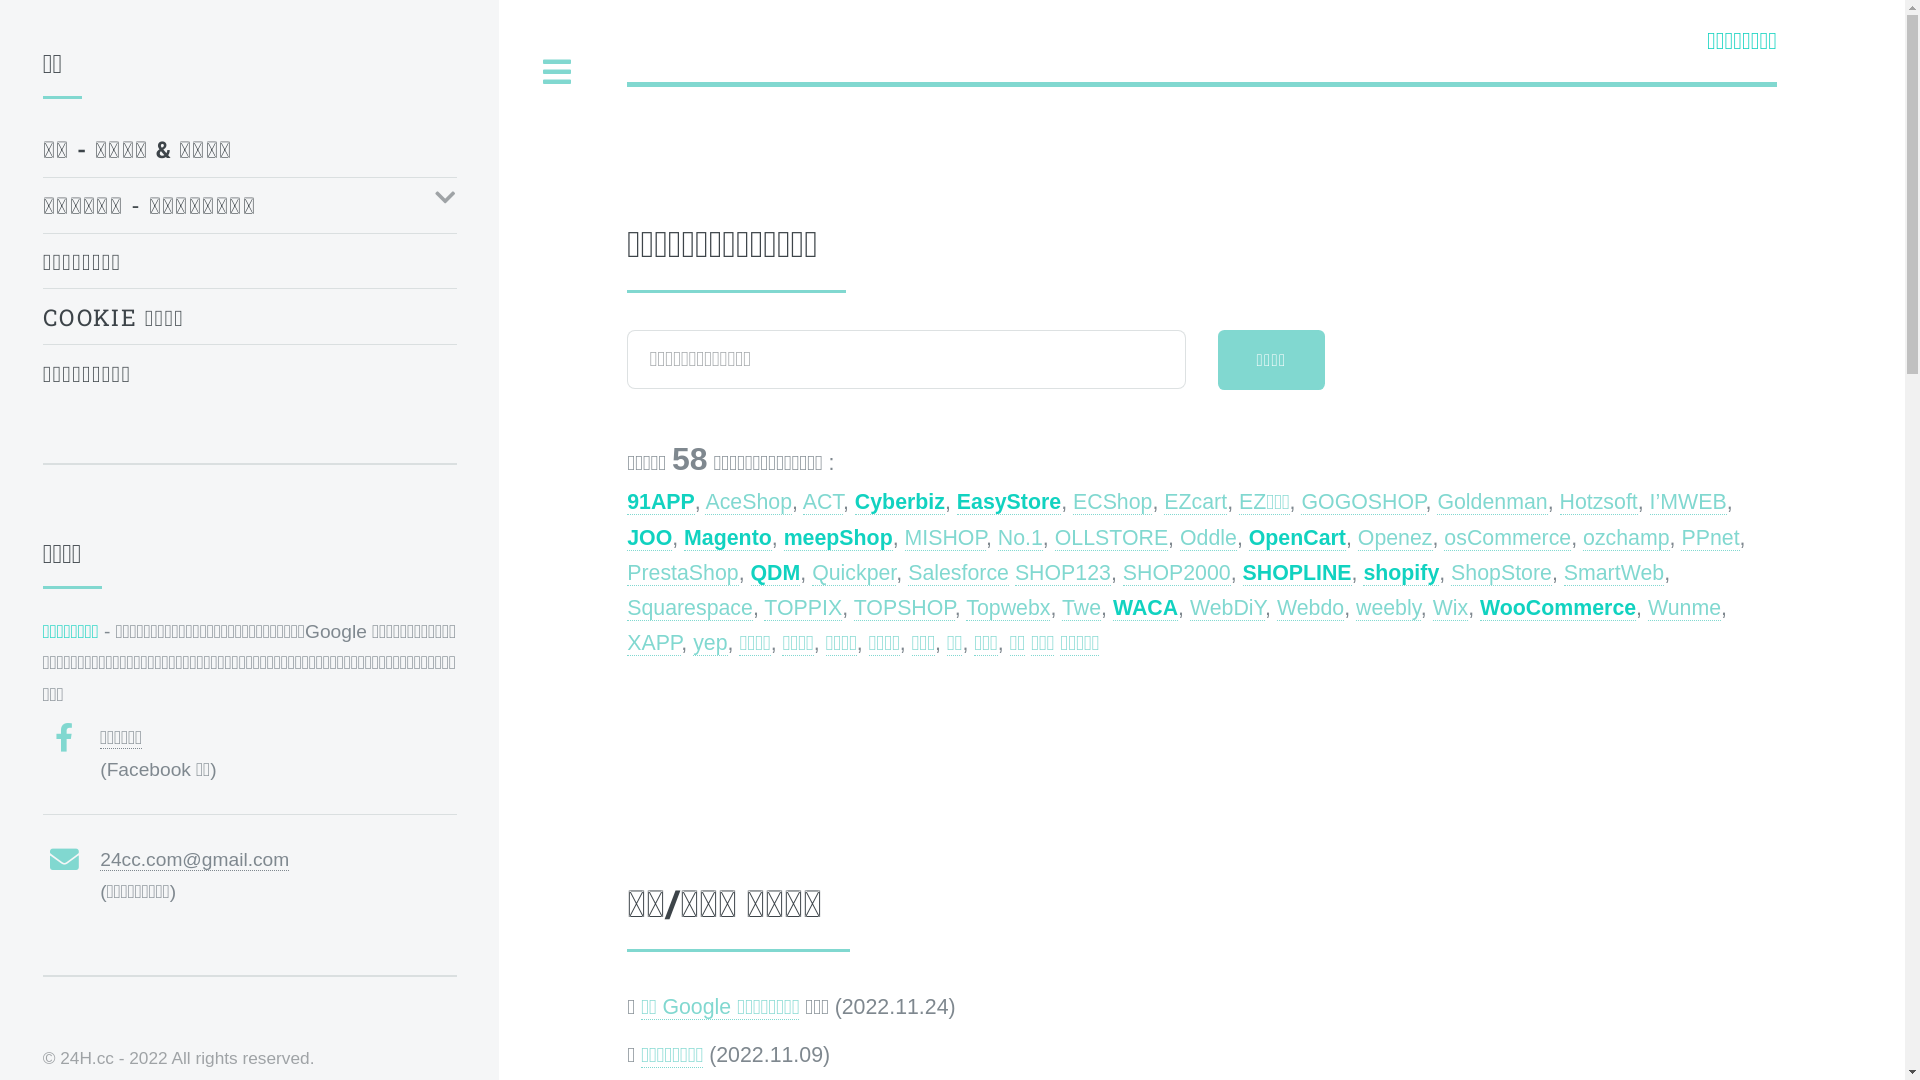 The width and height of the screenshot is (1920, 1080). I want to click on 'OLLSTORE', so click(1110, 537).